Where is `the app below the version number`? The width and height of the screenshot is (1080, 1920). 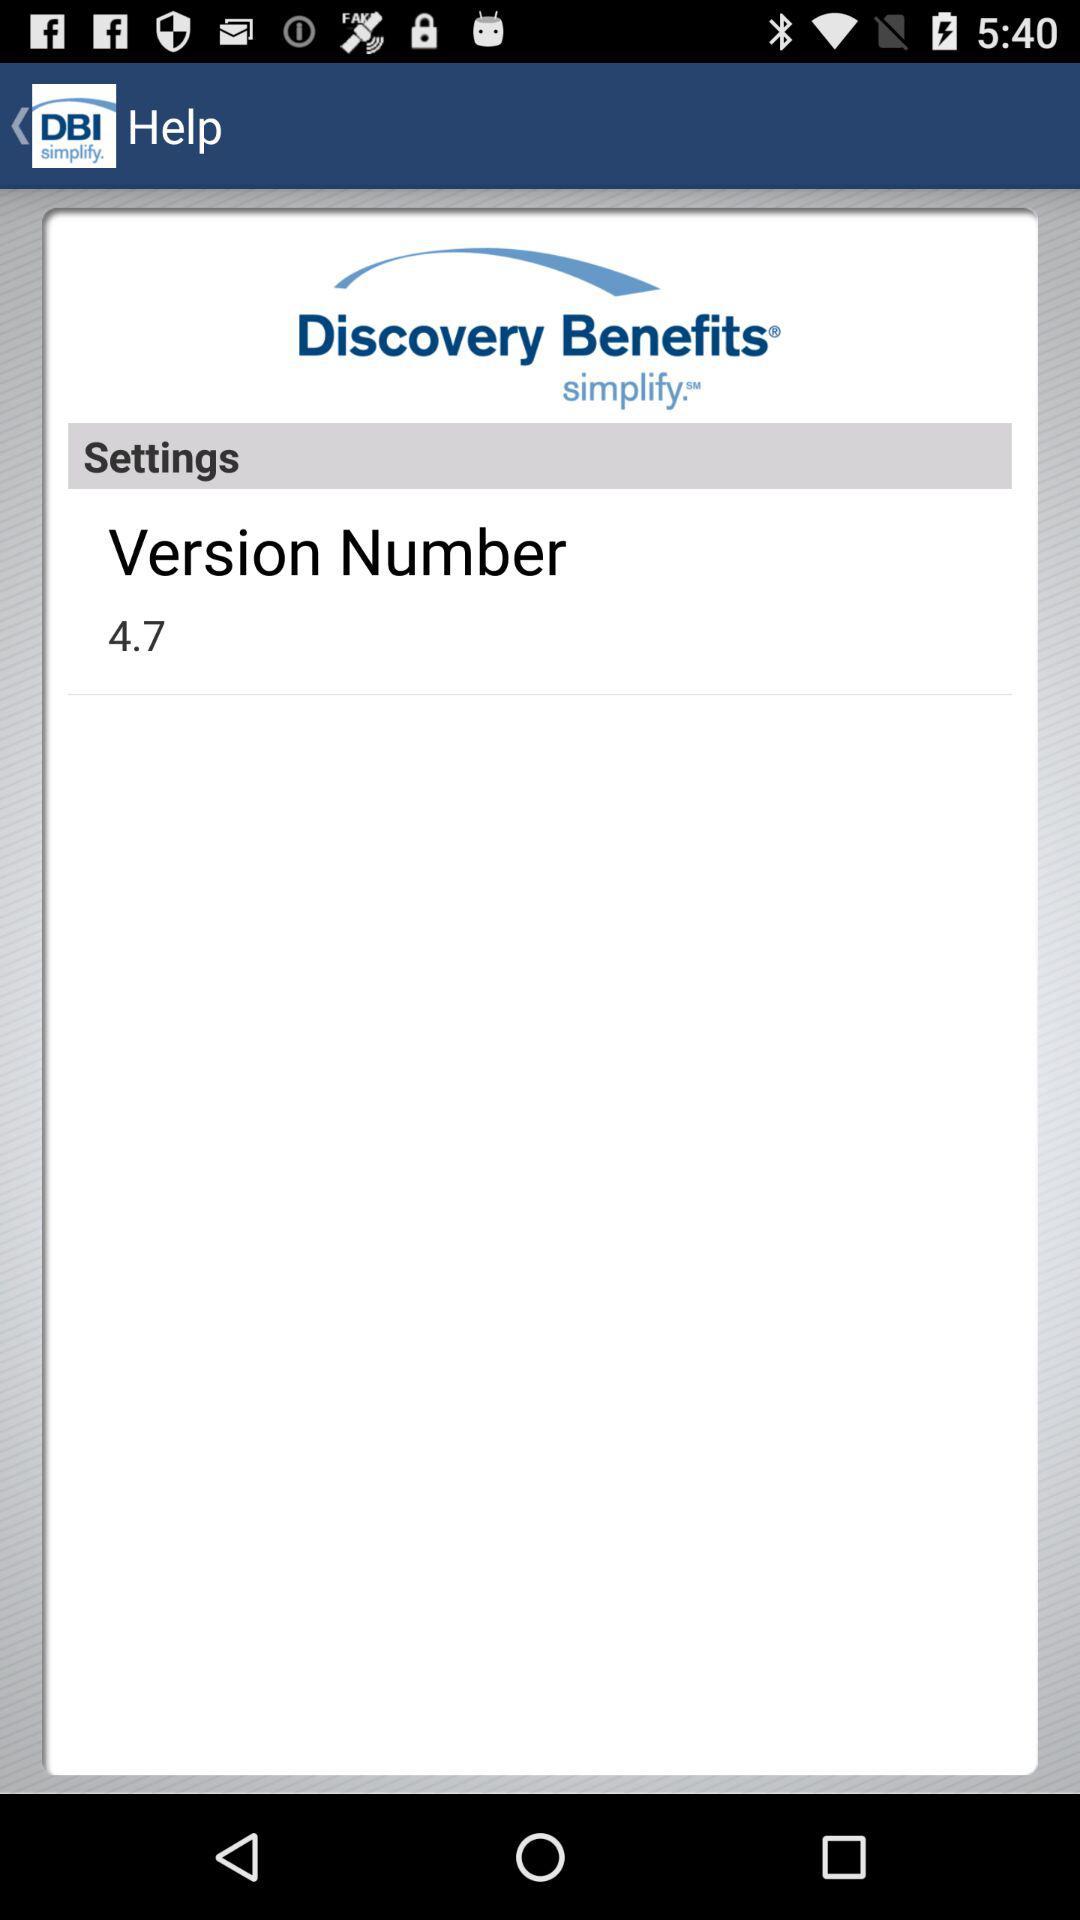 the app below the version number is located at coordinates (135, 633).